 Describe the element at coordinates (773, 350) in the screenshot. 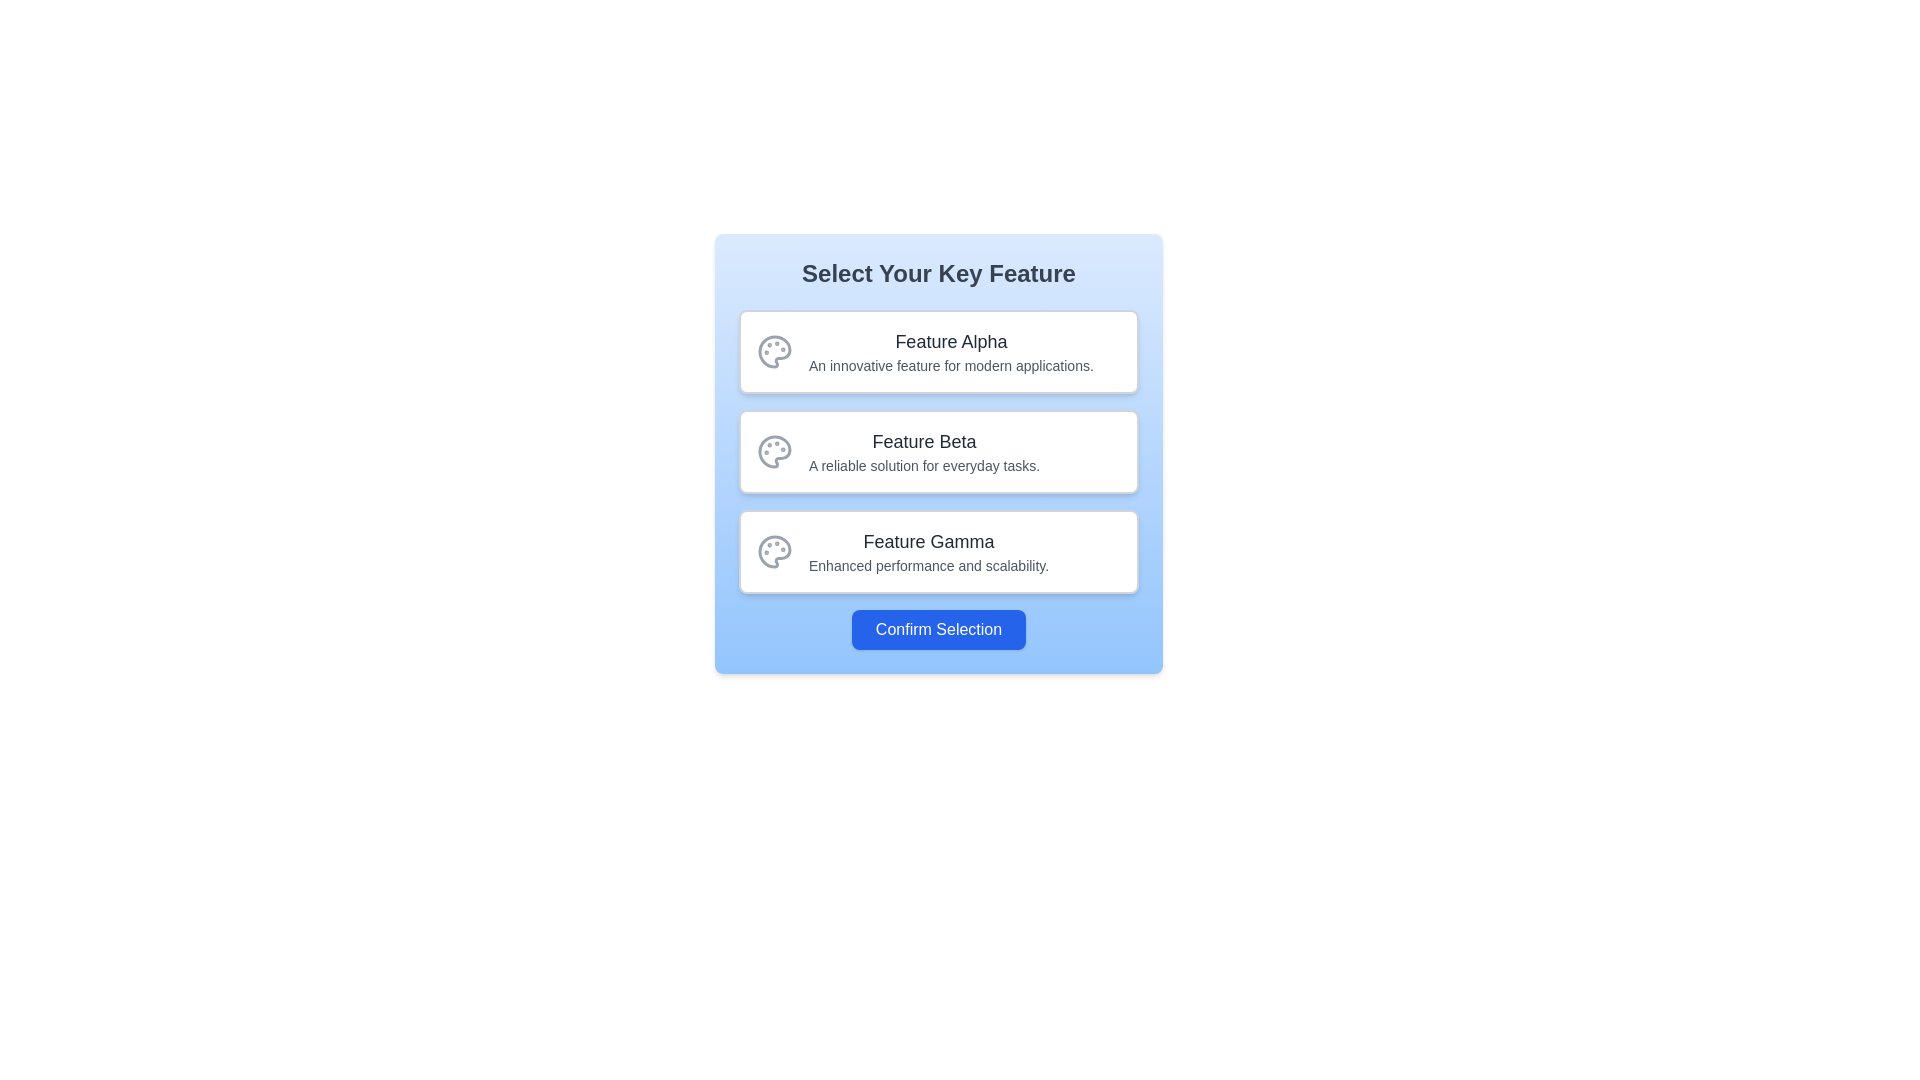

I see `the decorative icon associated with the 'Feature Alpha' card, located on the left side of the card and aligned centrally in height` at that location.